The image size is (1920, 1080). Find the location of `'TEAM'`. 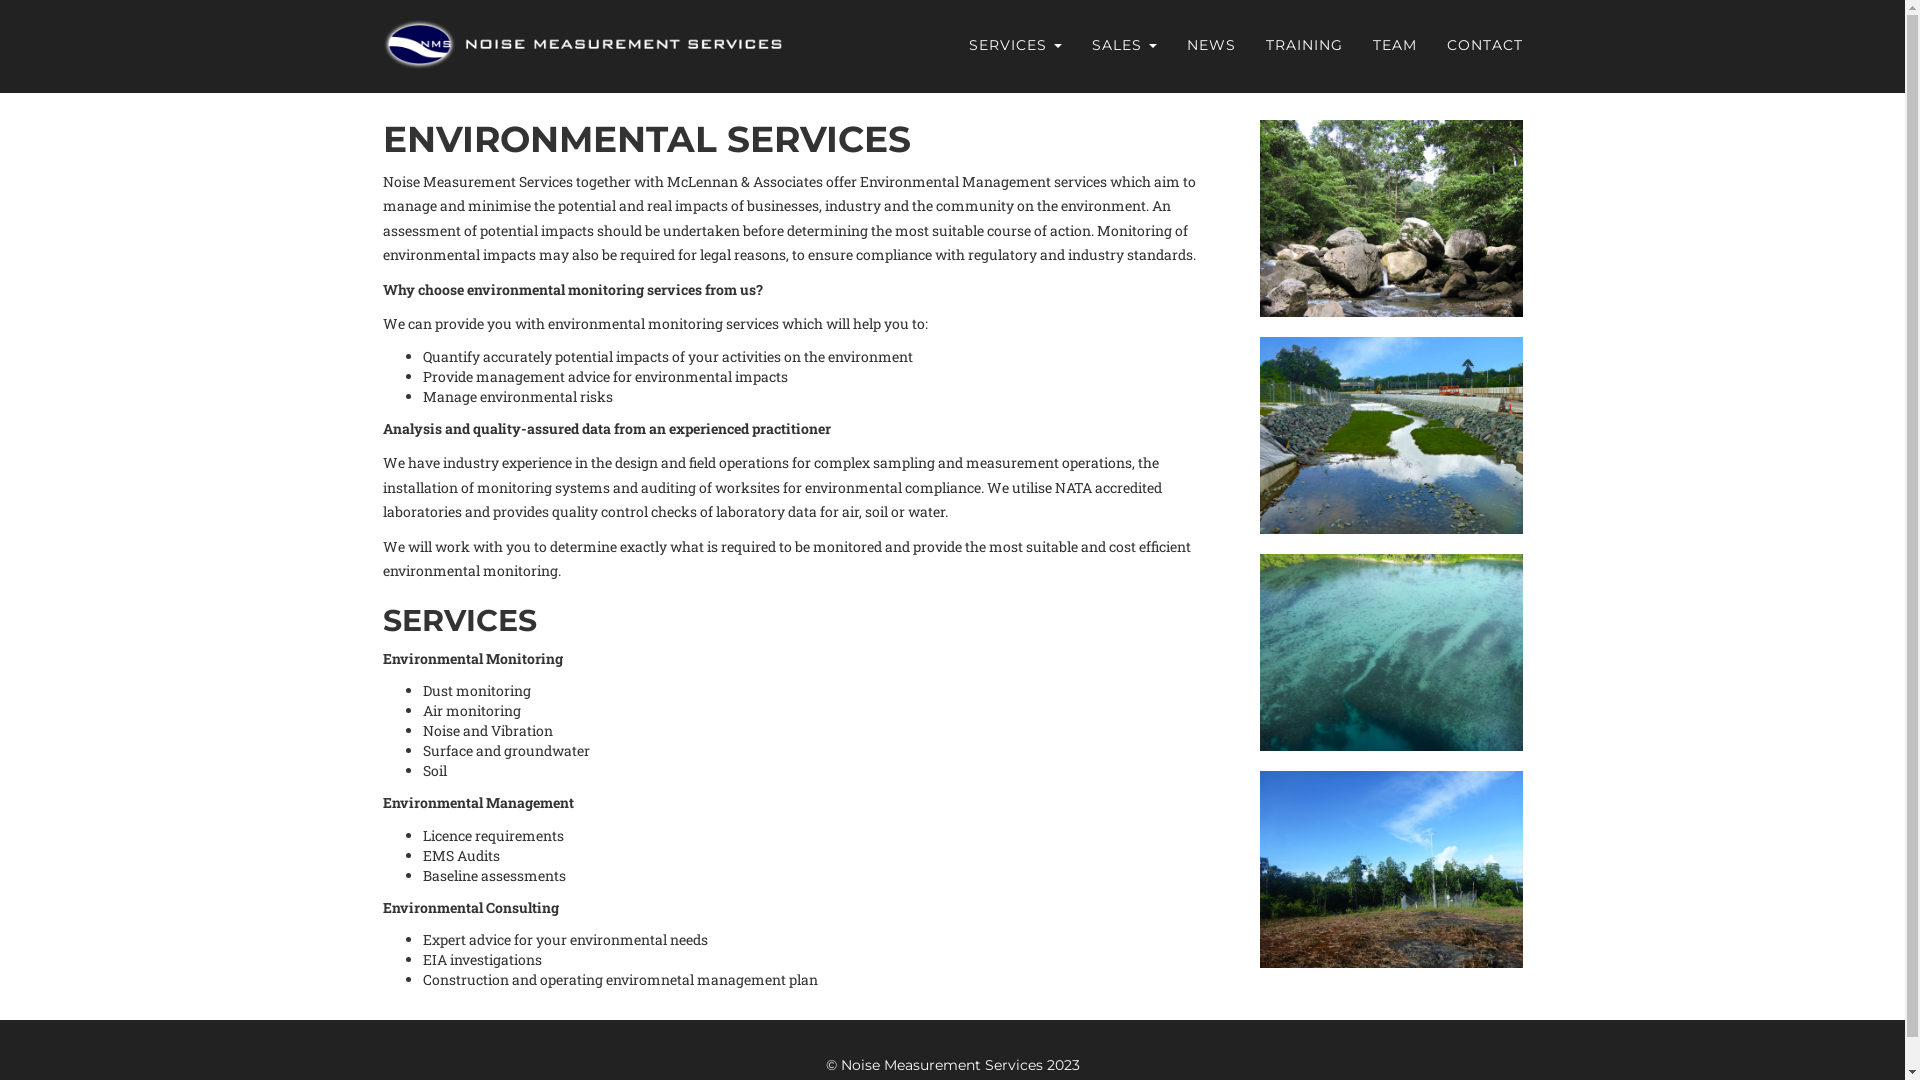

'TEAM' is located at coordinates (1358, 45).